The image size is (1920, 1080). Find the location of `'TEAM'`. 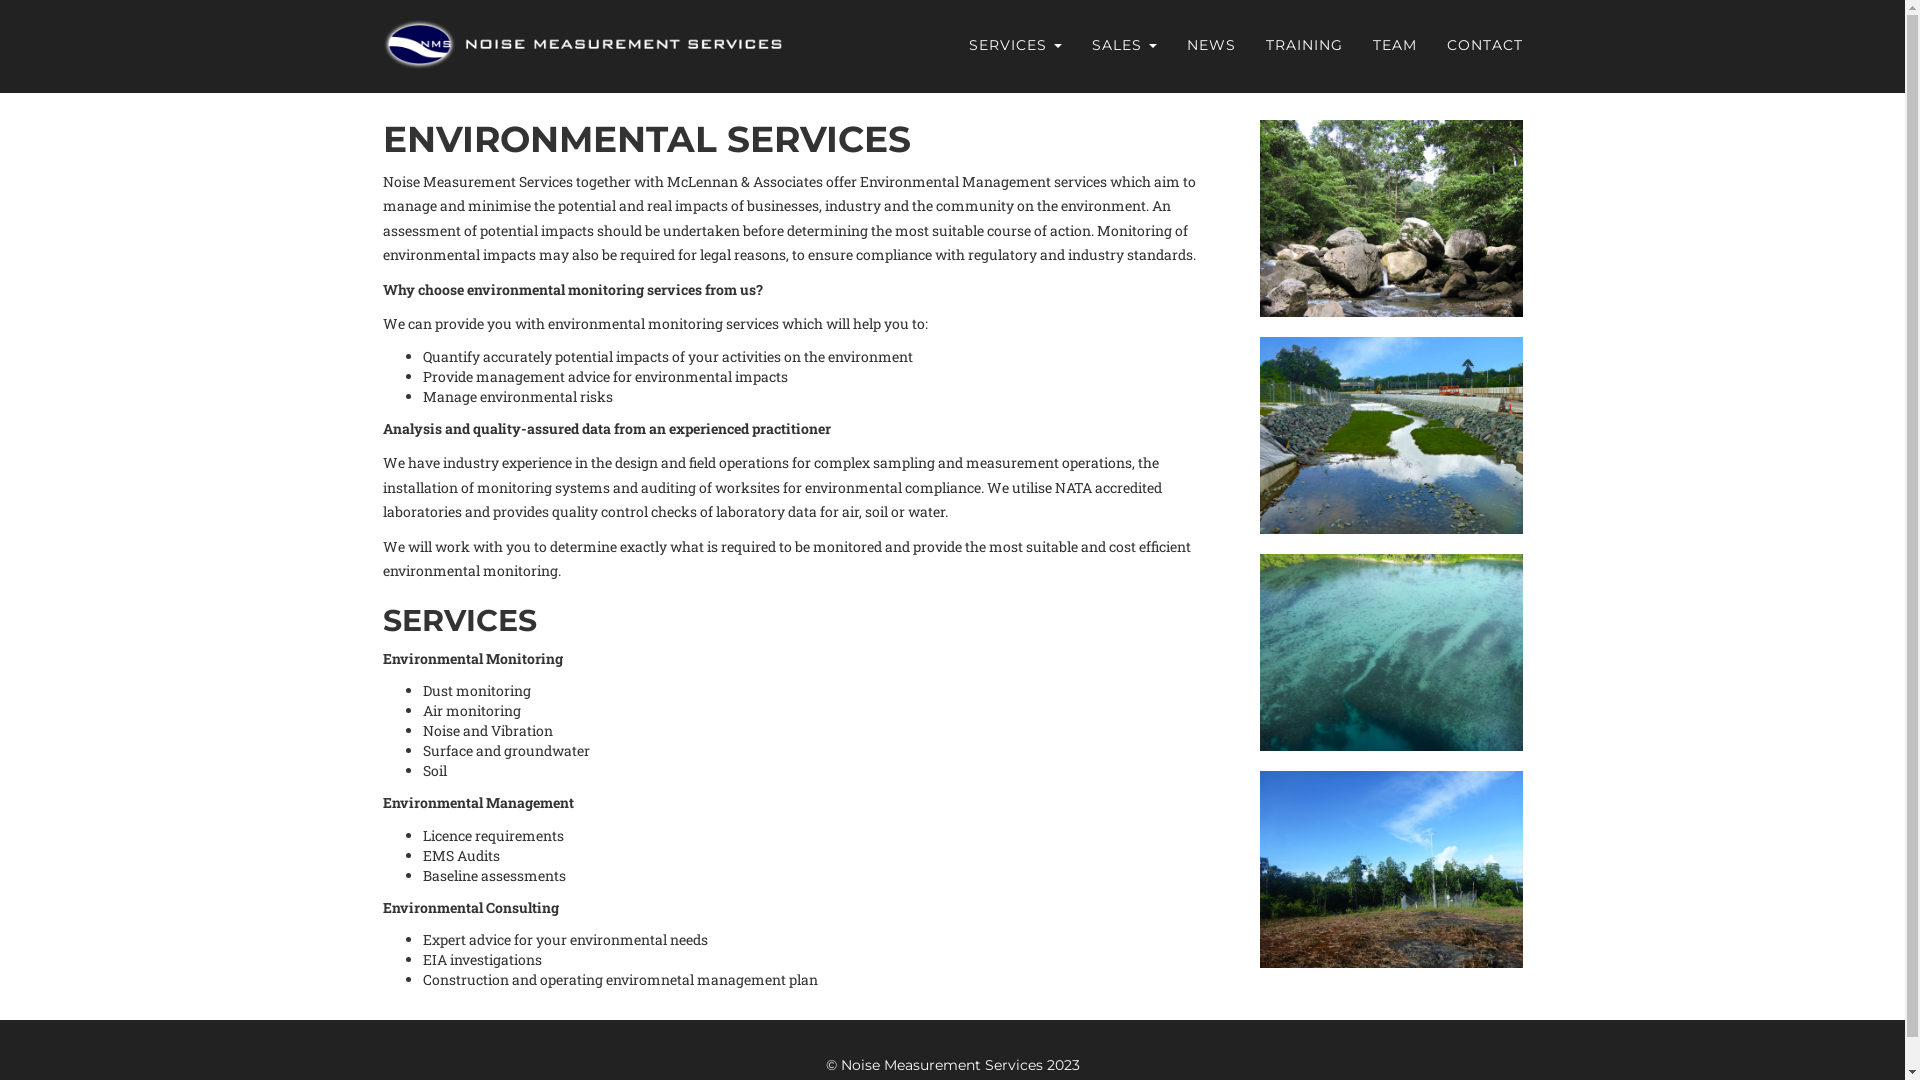

'TEAM' is located at coordinates (1358, 45).